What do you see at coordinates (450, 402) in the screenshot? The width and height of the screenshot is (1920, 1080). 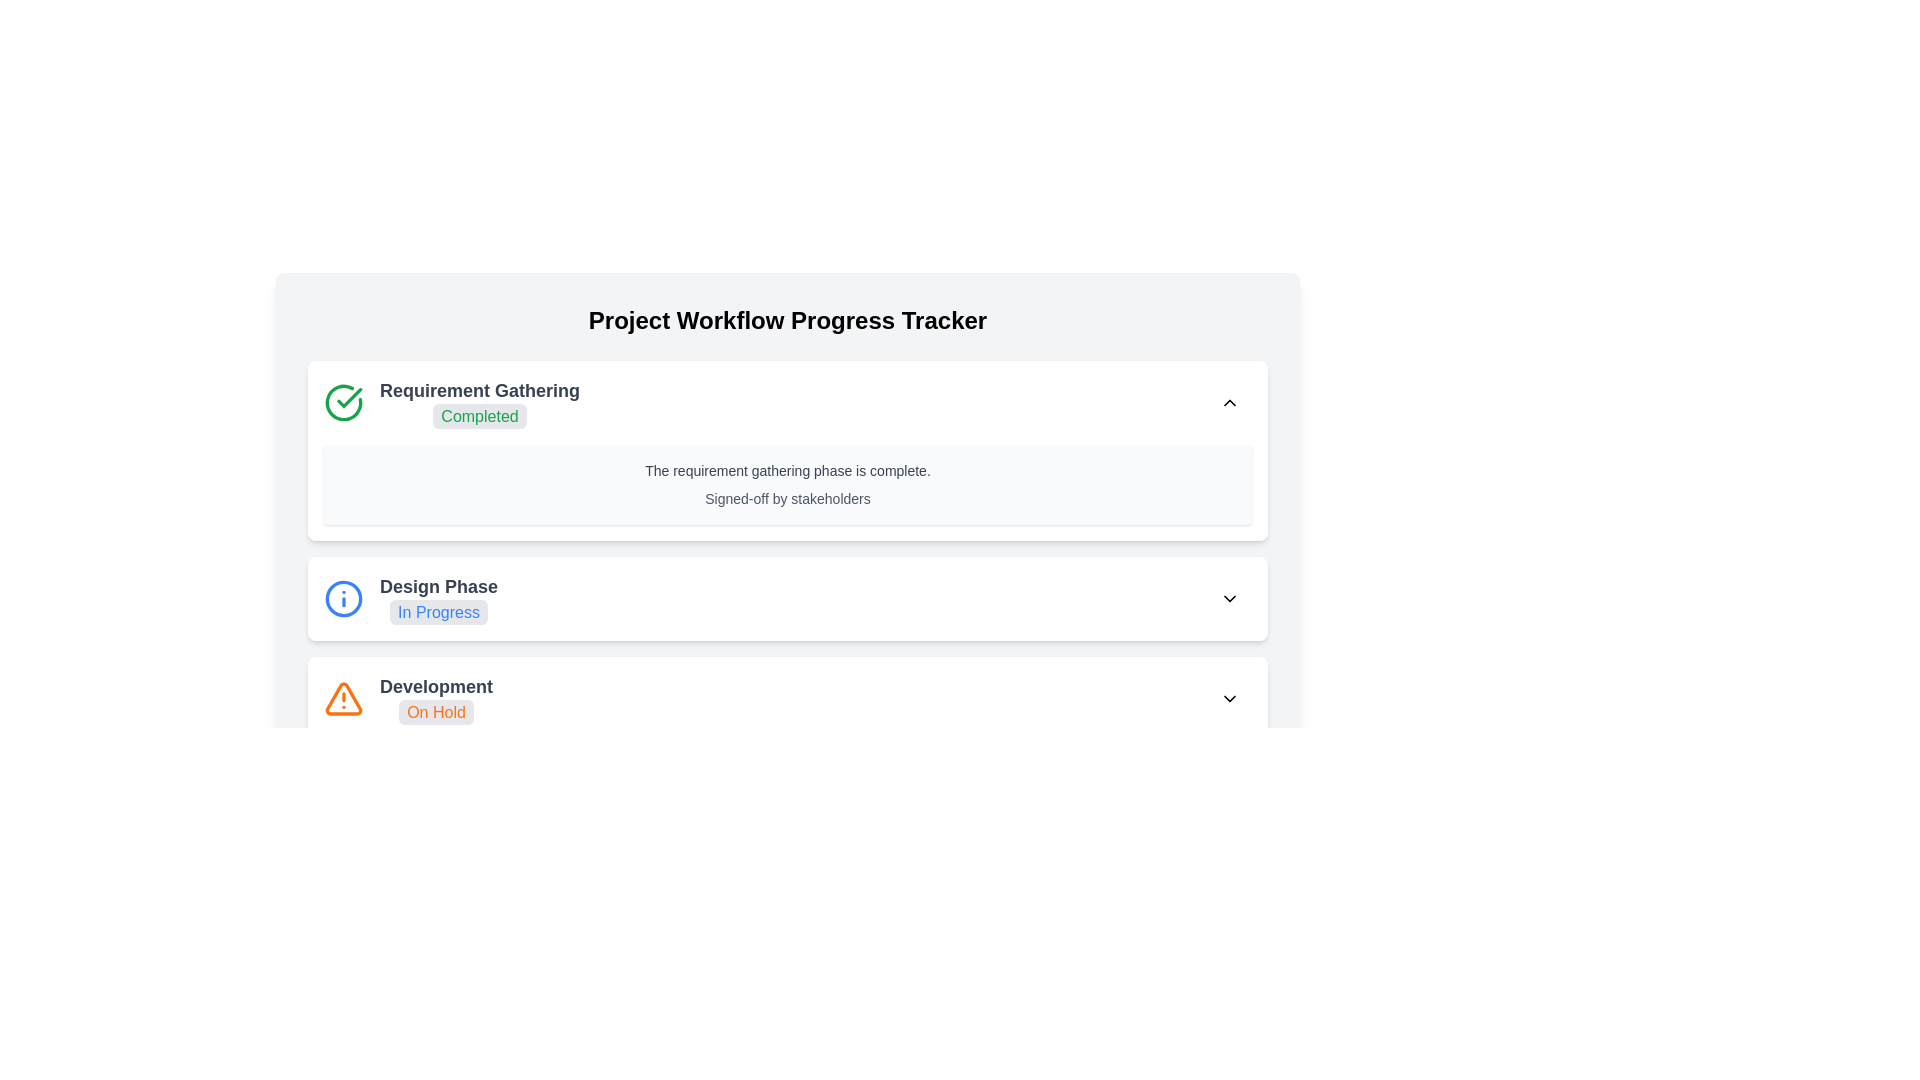 I see `the 'Completed' status display element, which features a green checkmark and is positioned at the top of the list` at bounding box center [450, 402].